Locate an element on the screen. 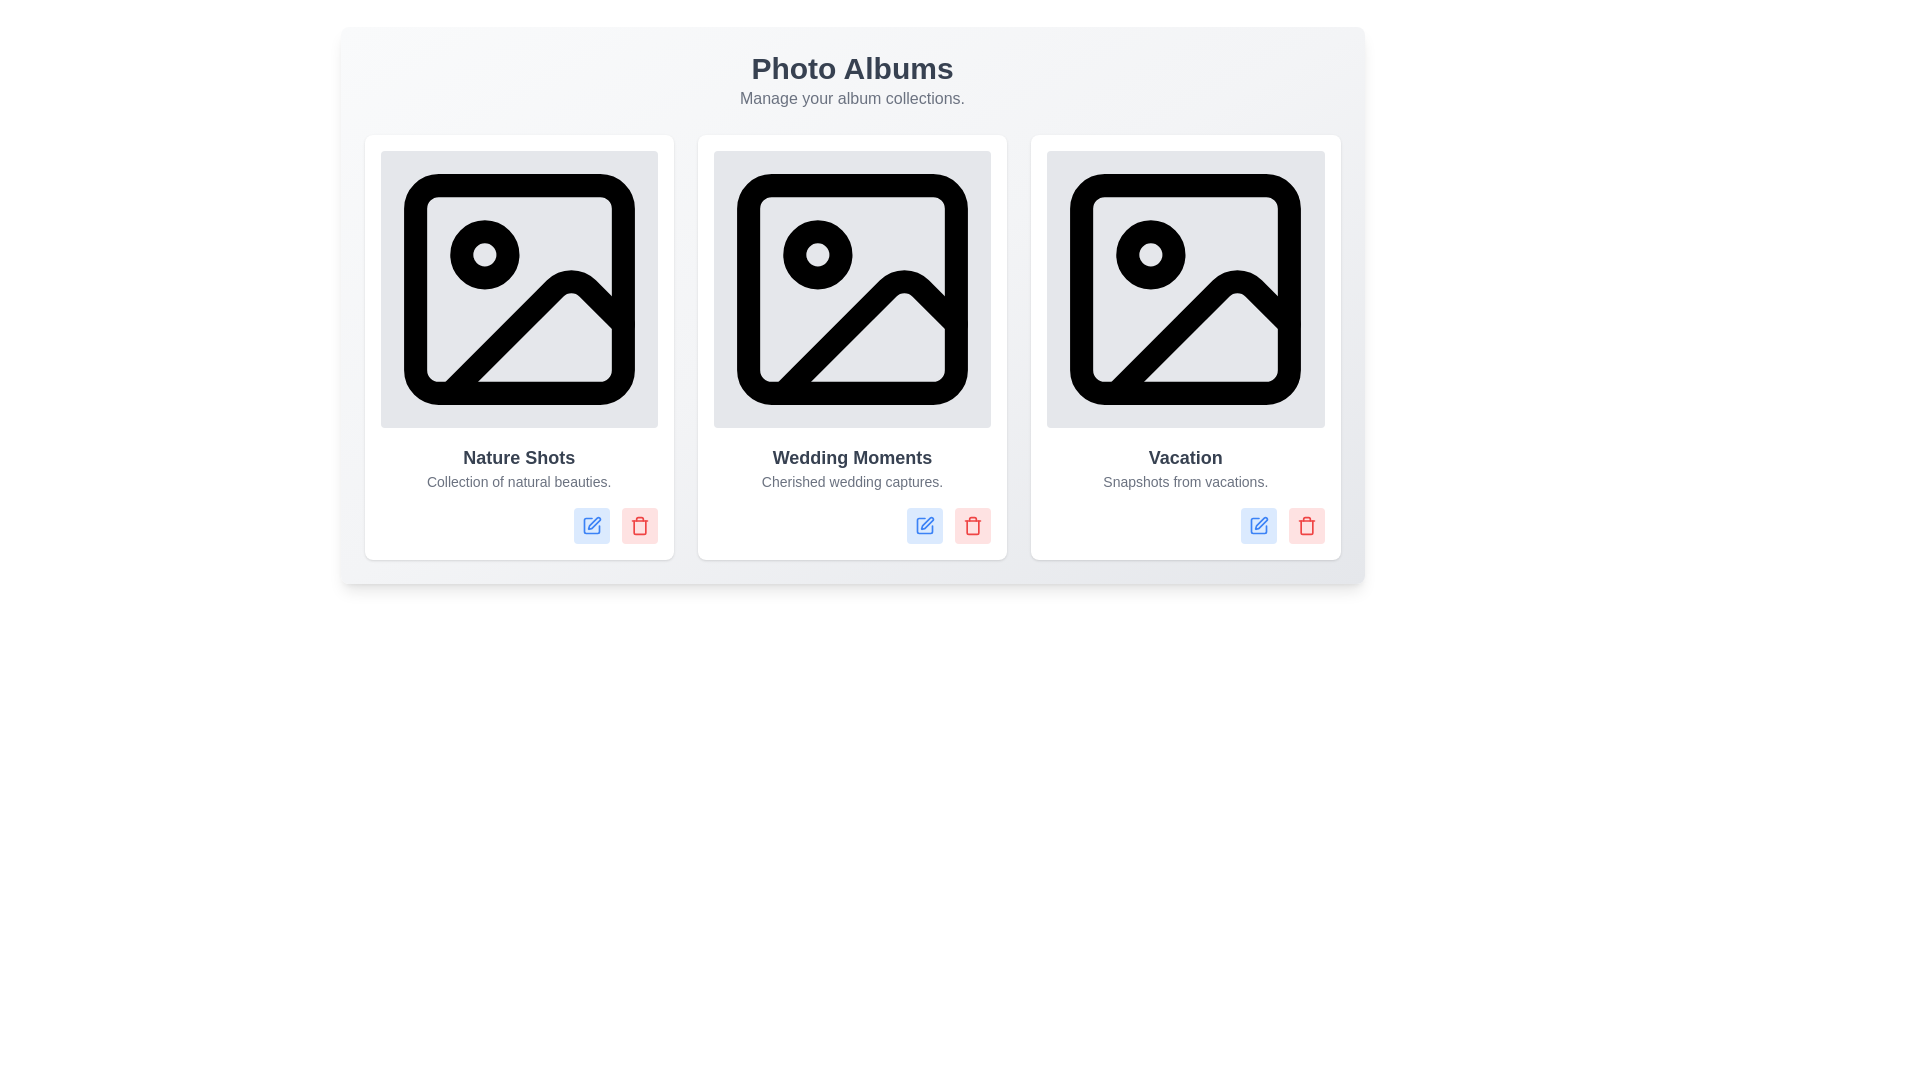  edit button of the album titled Nature Shots is located at coordinates (590, 525).